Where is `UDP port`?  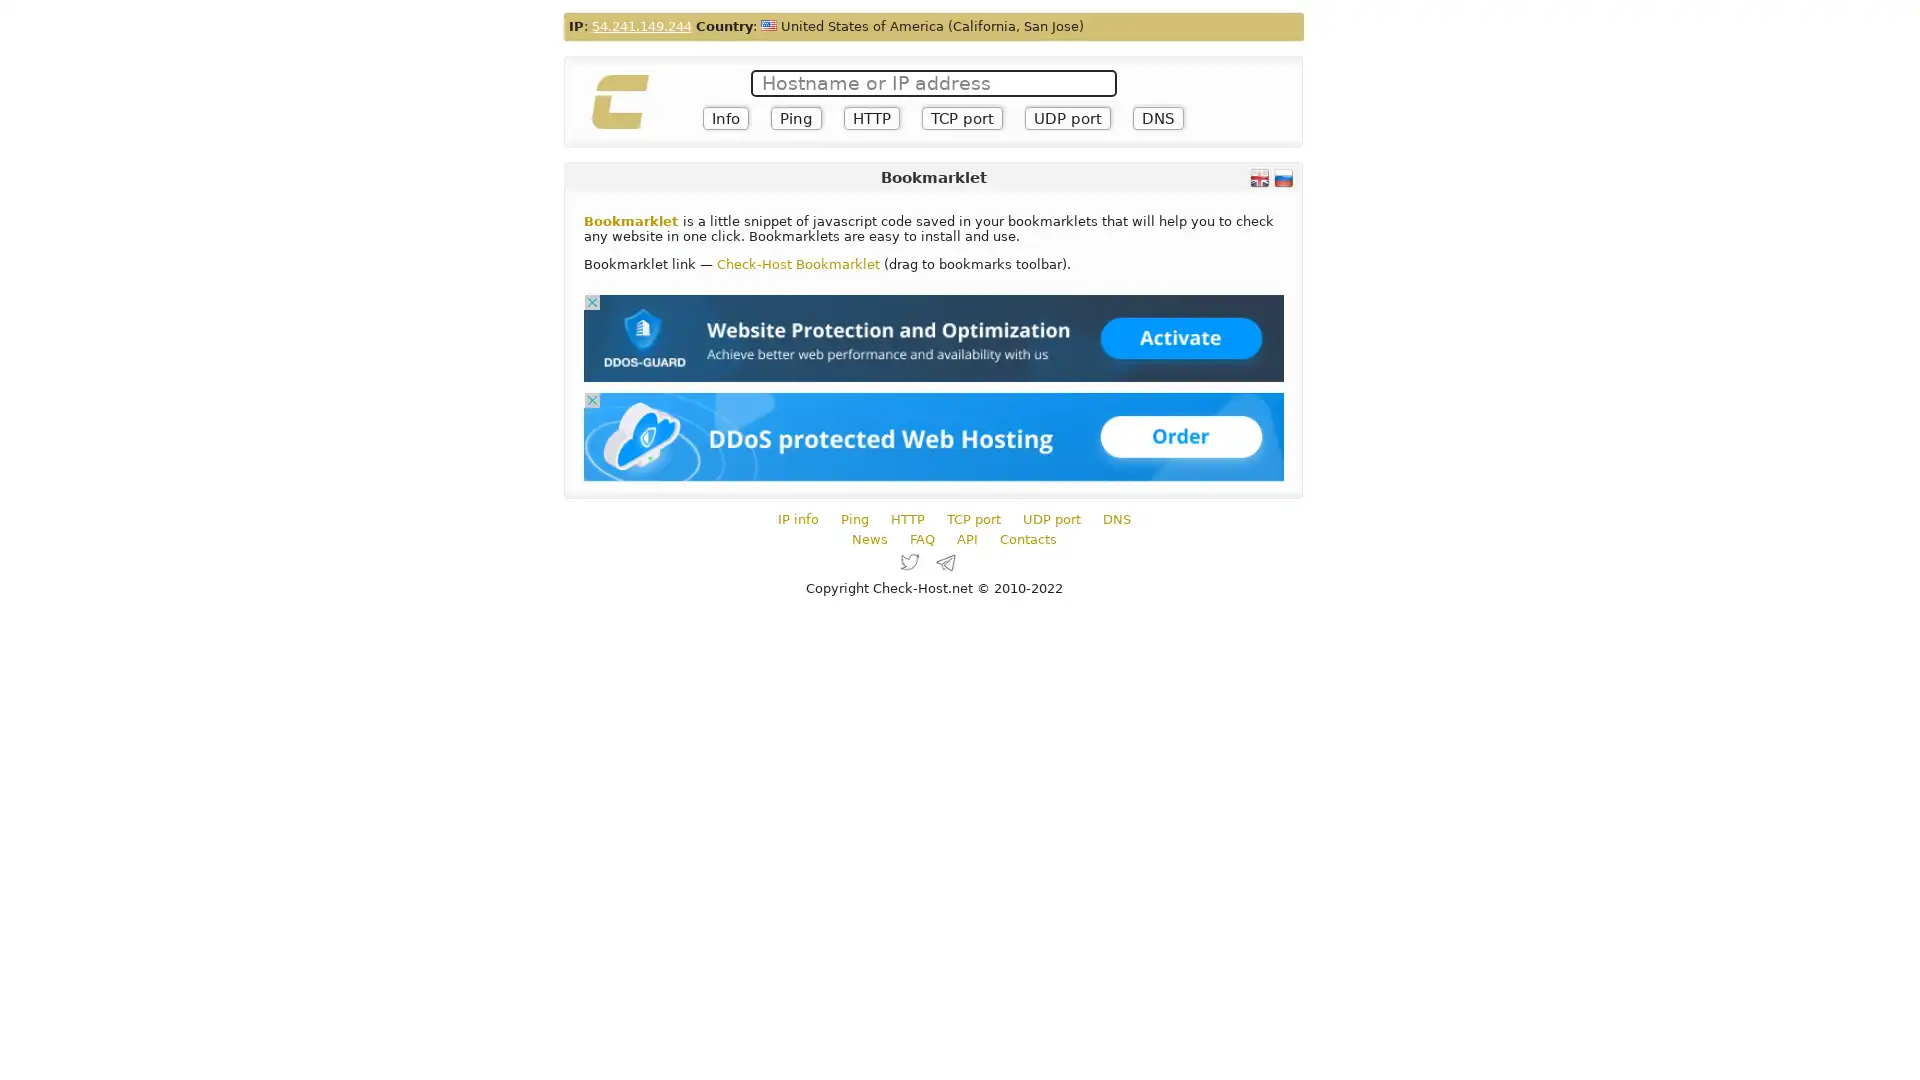 UDP port is located at coordinates (1065, 118).